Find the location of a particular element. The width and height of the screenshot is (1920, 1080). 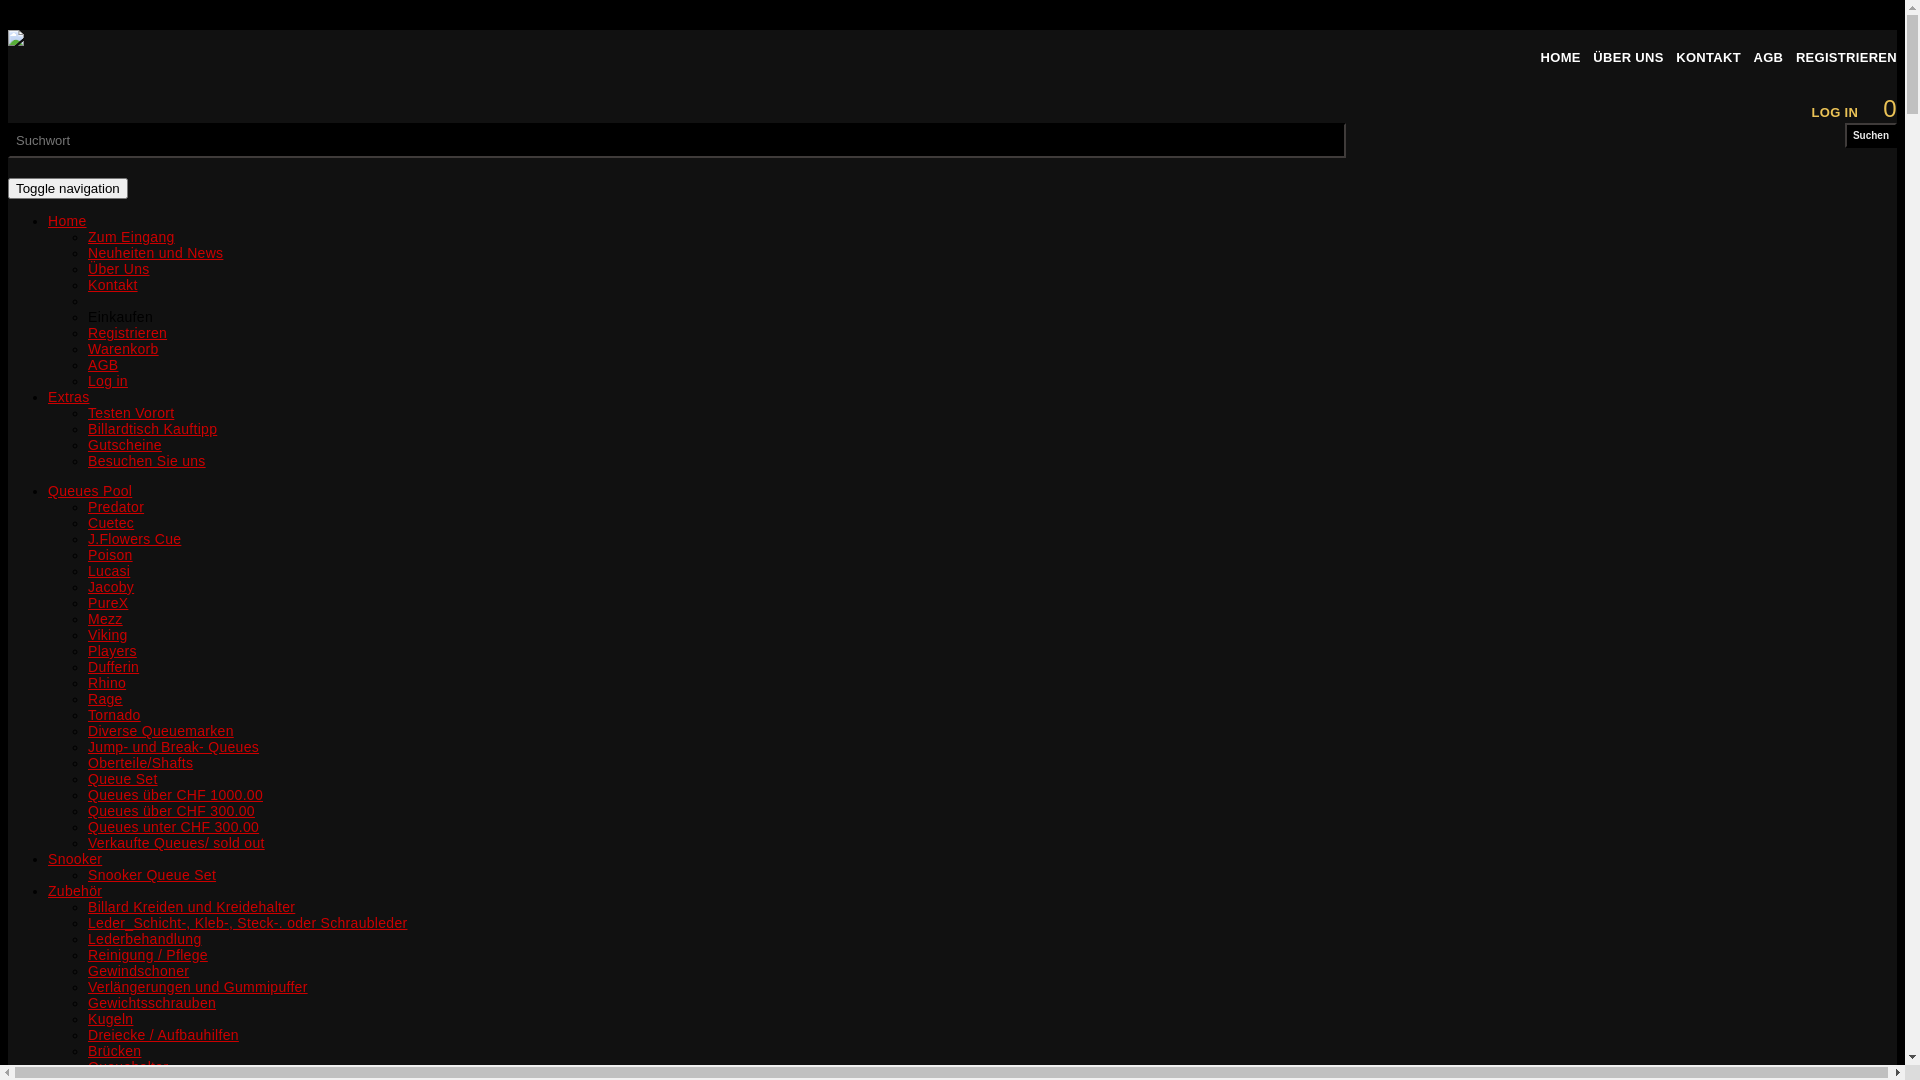

'Jacoby' is located at coordinates (86, 585).